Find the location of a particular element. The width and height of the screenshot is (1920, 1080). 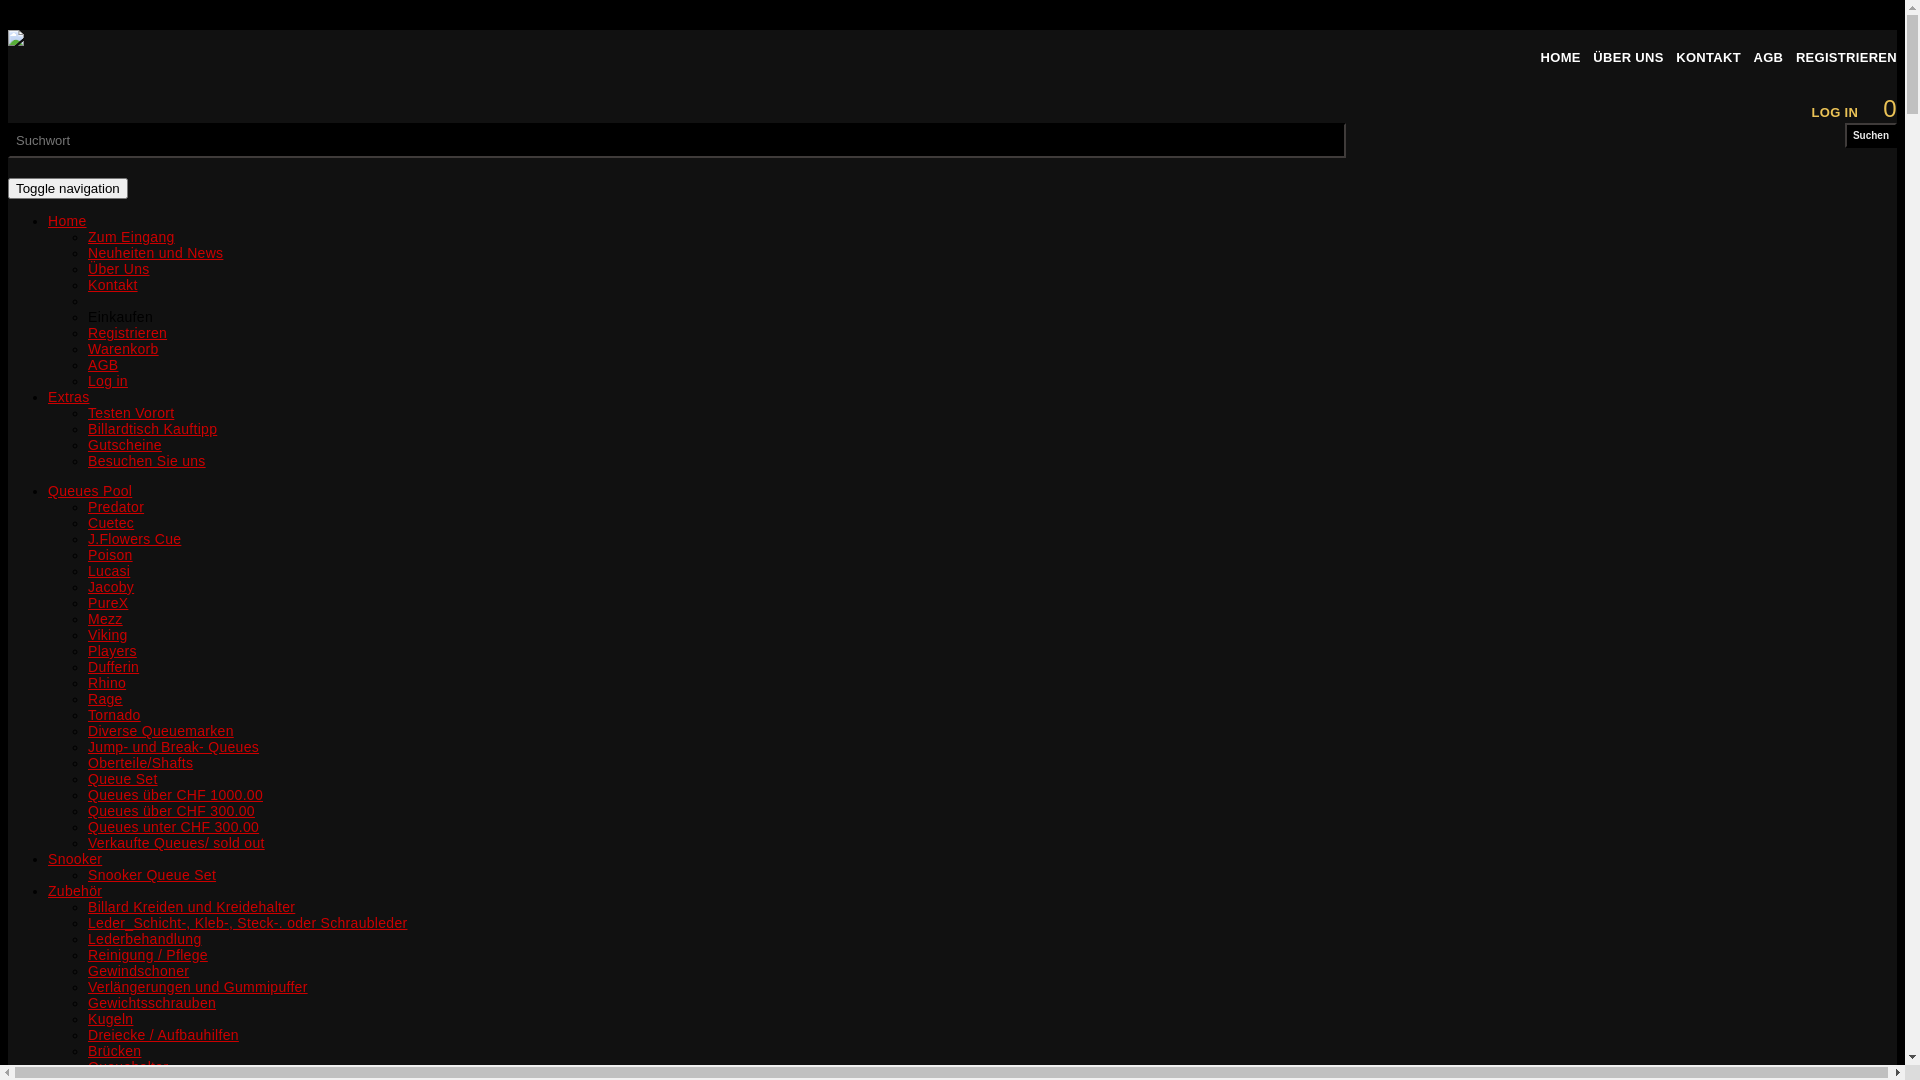

'Jacoby' is located at coordinates (86, 585).